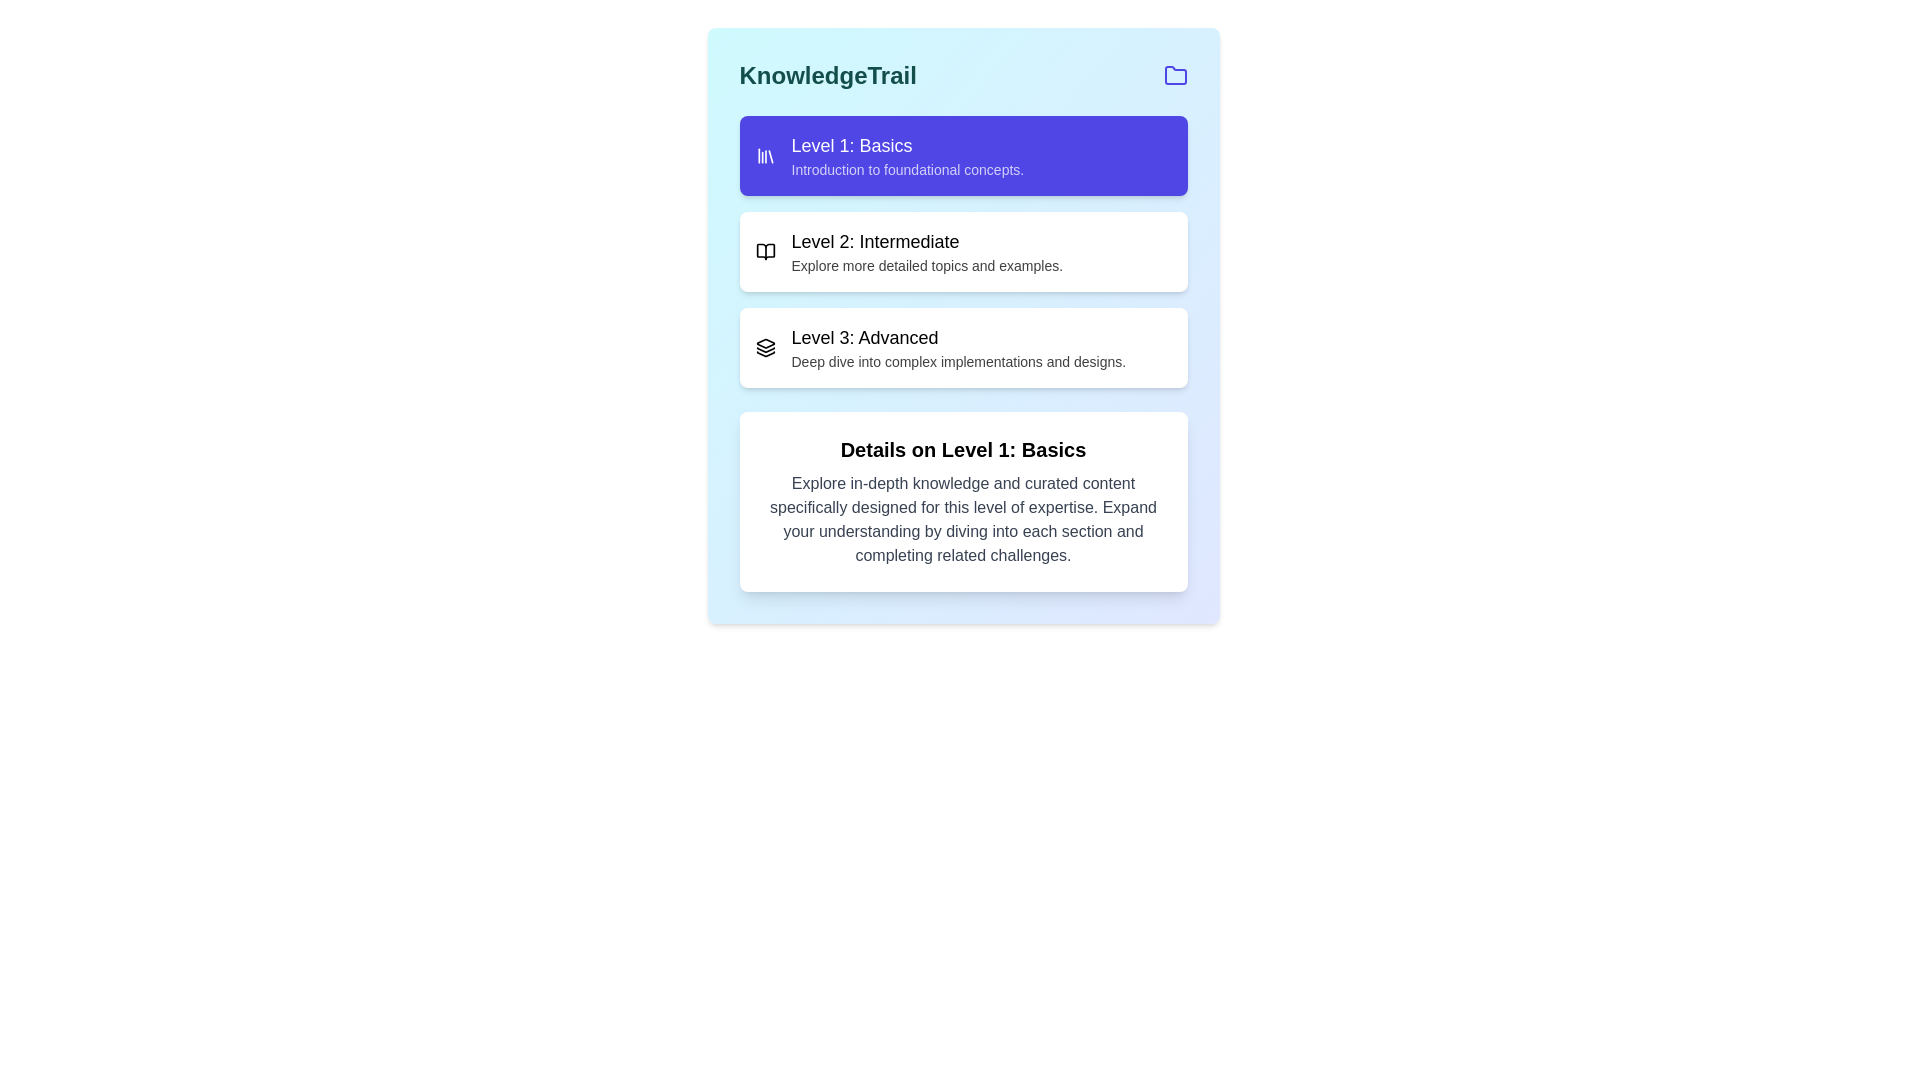  Describe the element at coordinates (828, 75) in the screenshot. I see `the bold text label 'KnowledgeTrail' which is prominently styled in teal and located at the top-left of the central blue panel` at that location.